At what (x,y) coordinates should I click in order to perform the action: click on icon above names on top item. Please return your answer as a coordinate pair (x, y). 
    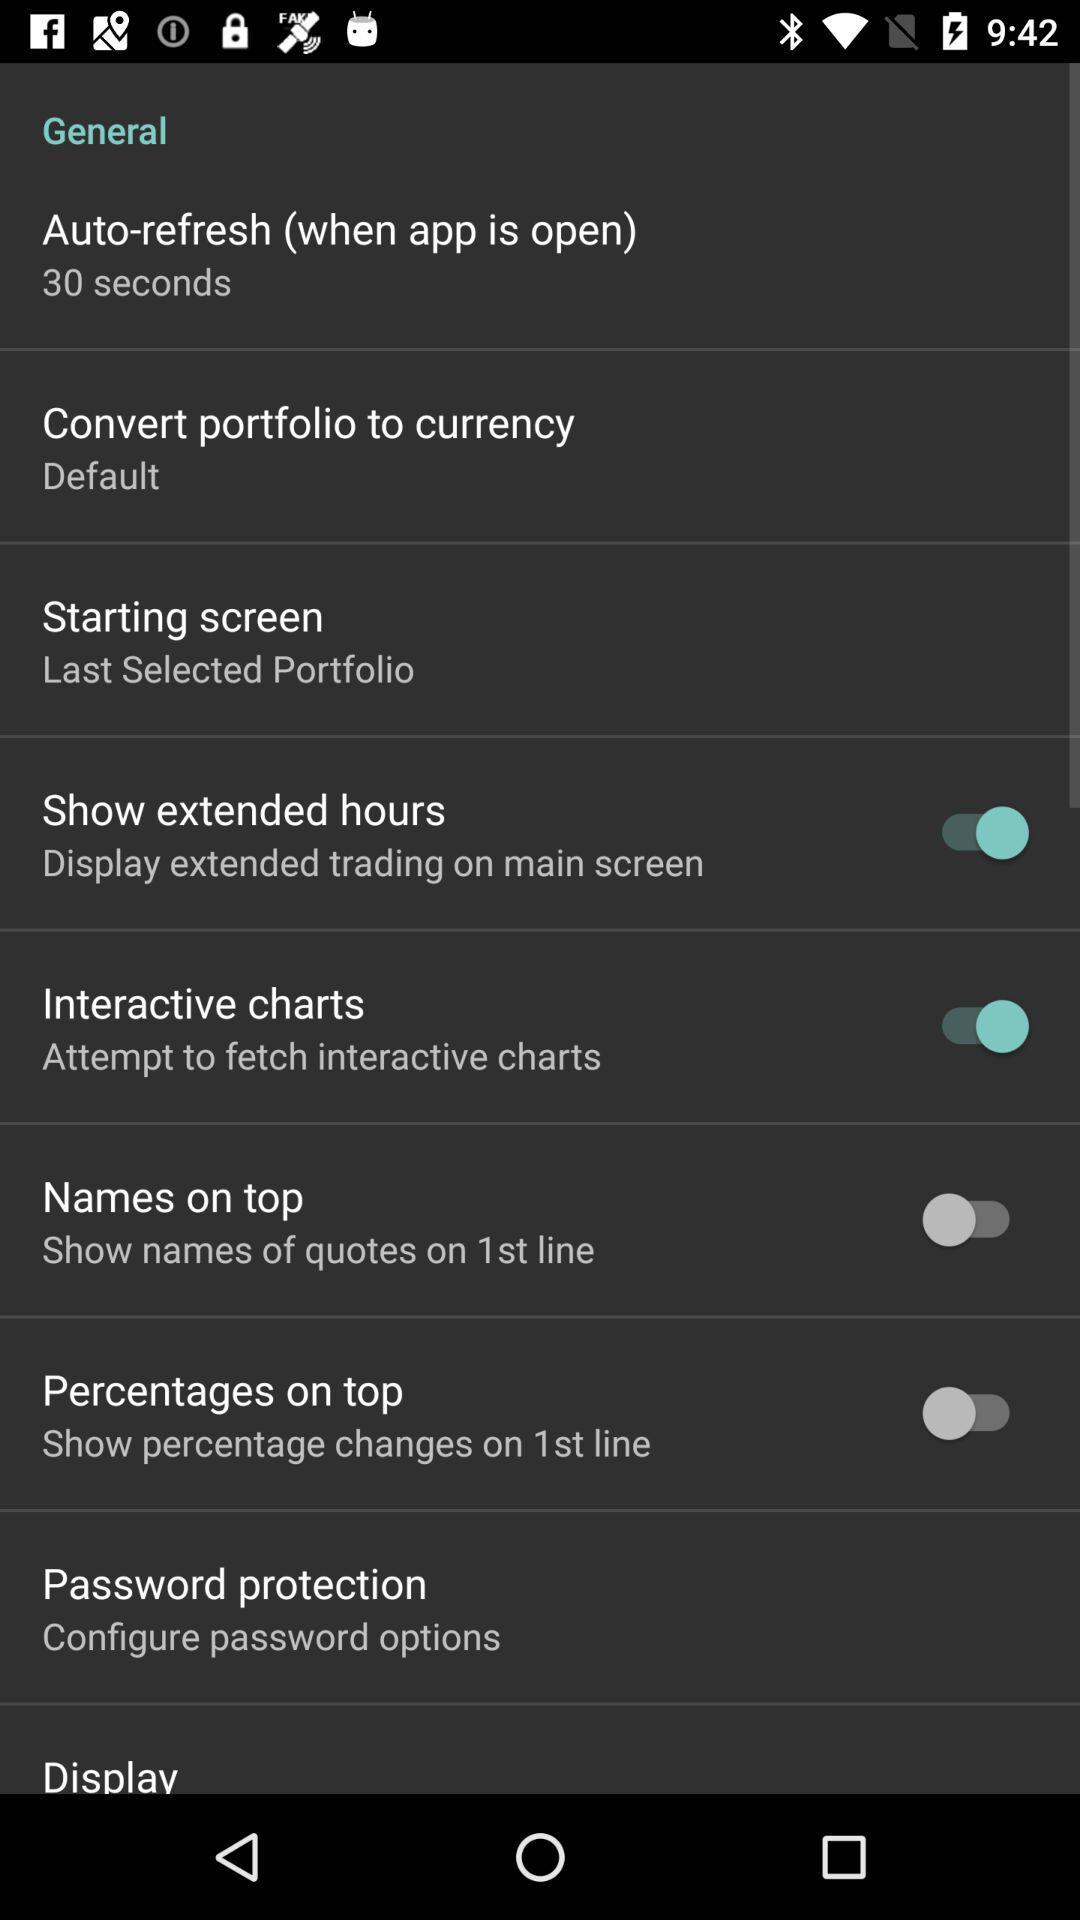
    Looking at the image, I should click on (320, 1054).